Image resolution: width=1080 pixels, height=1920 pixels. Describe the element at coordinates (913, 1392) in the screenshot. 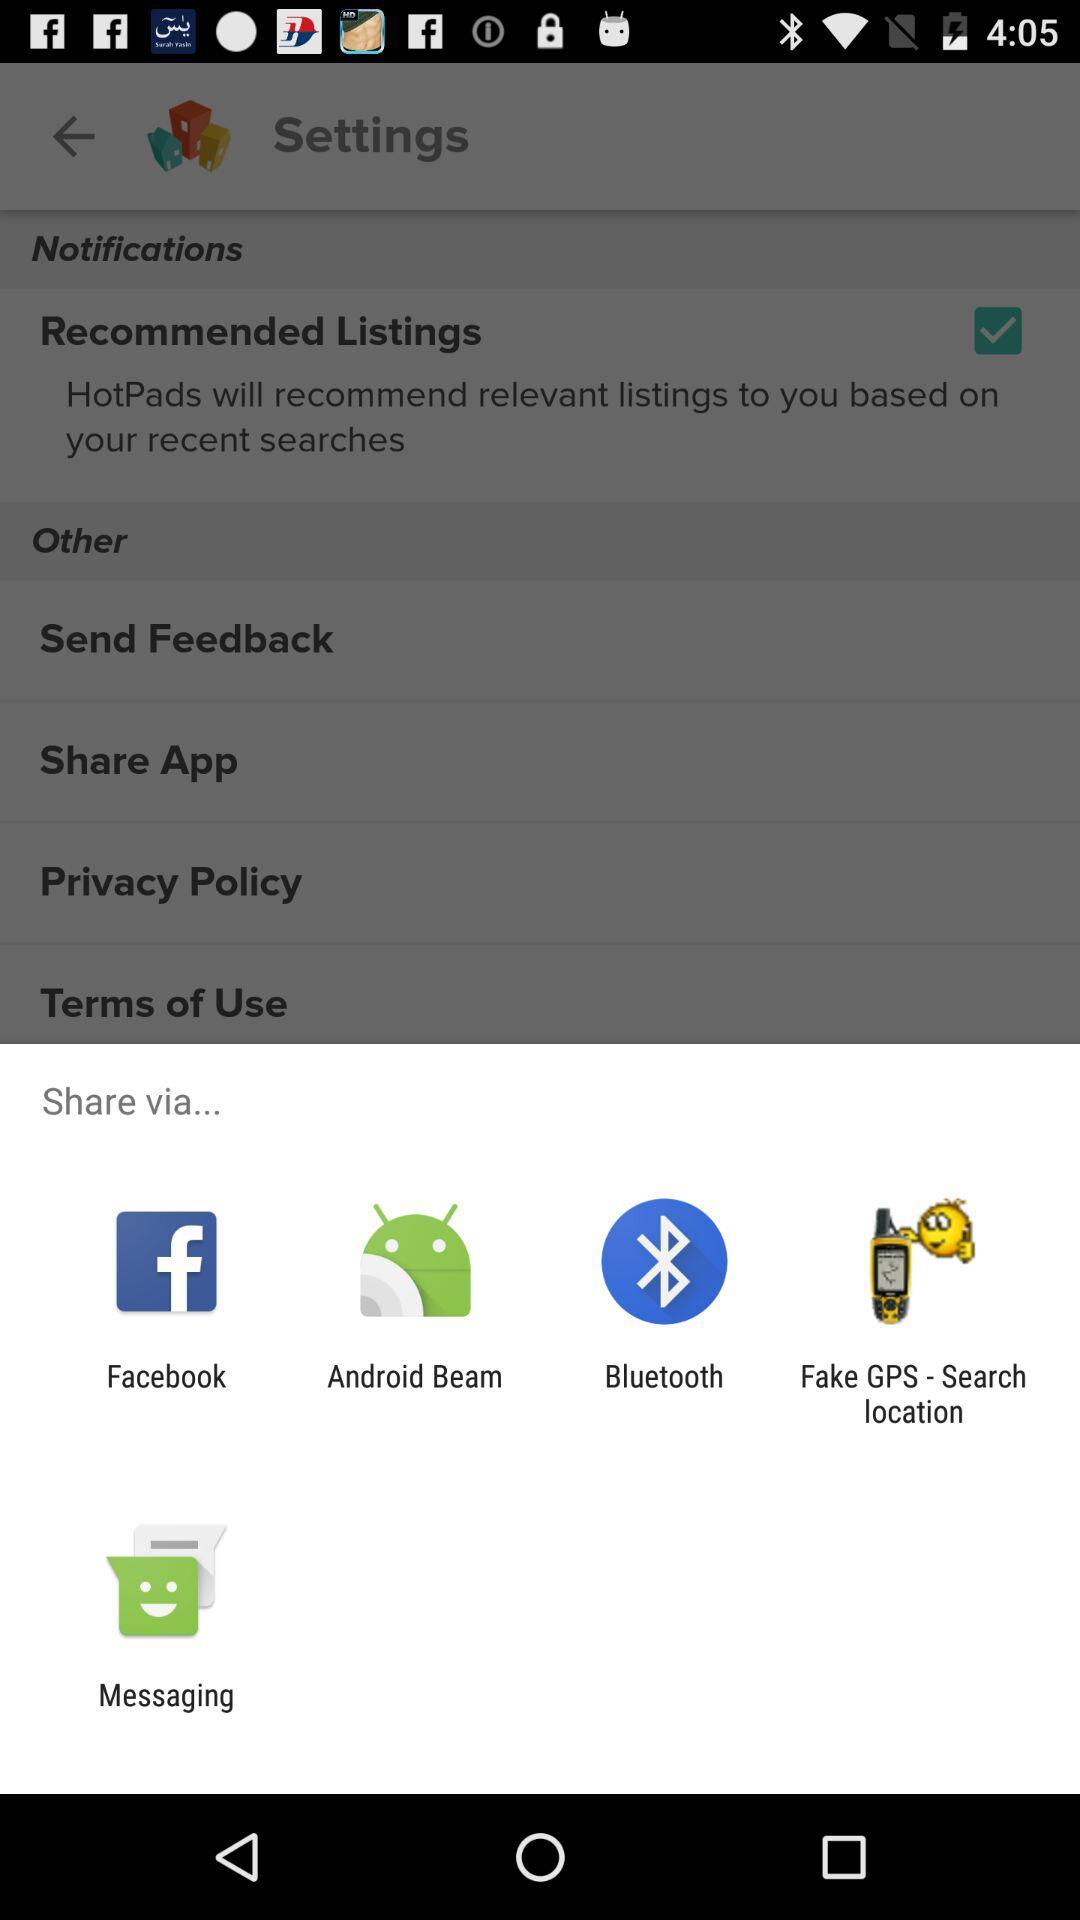

I see `the icon next to bluetooth item` at that location.